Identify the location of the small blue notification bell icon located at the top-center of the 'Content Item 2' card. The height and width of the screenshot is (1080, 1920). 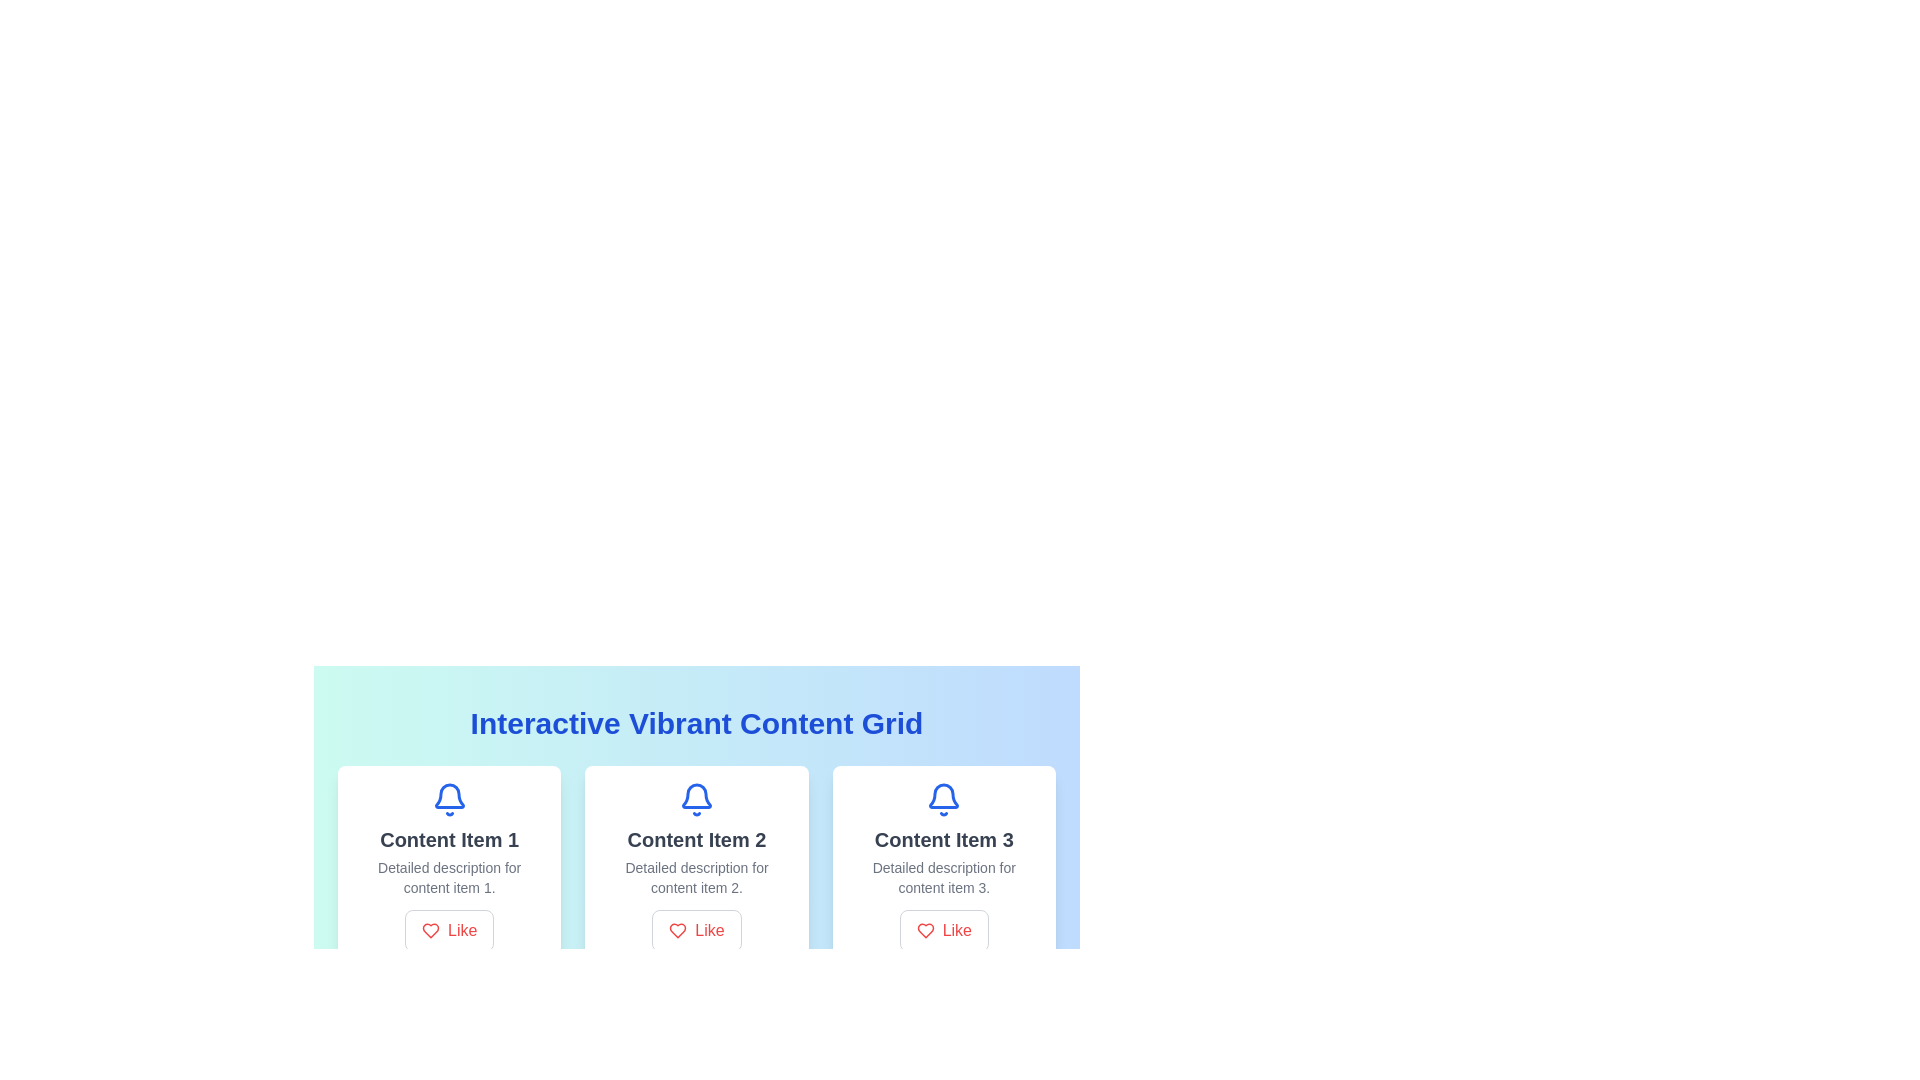
(696, 794).